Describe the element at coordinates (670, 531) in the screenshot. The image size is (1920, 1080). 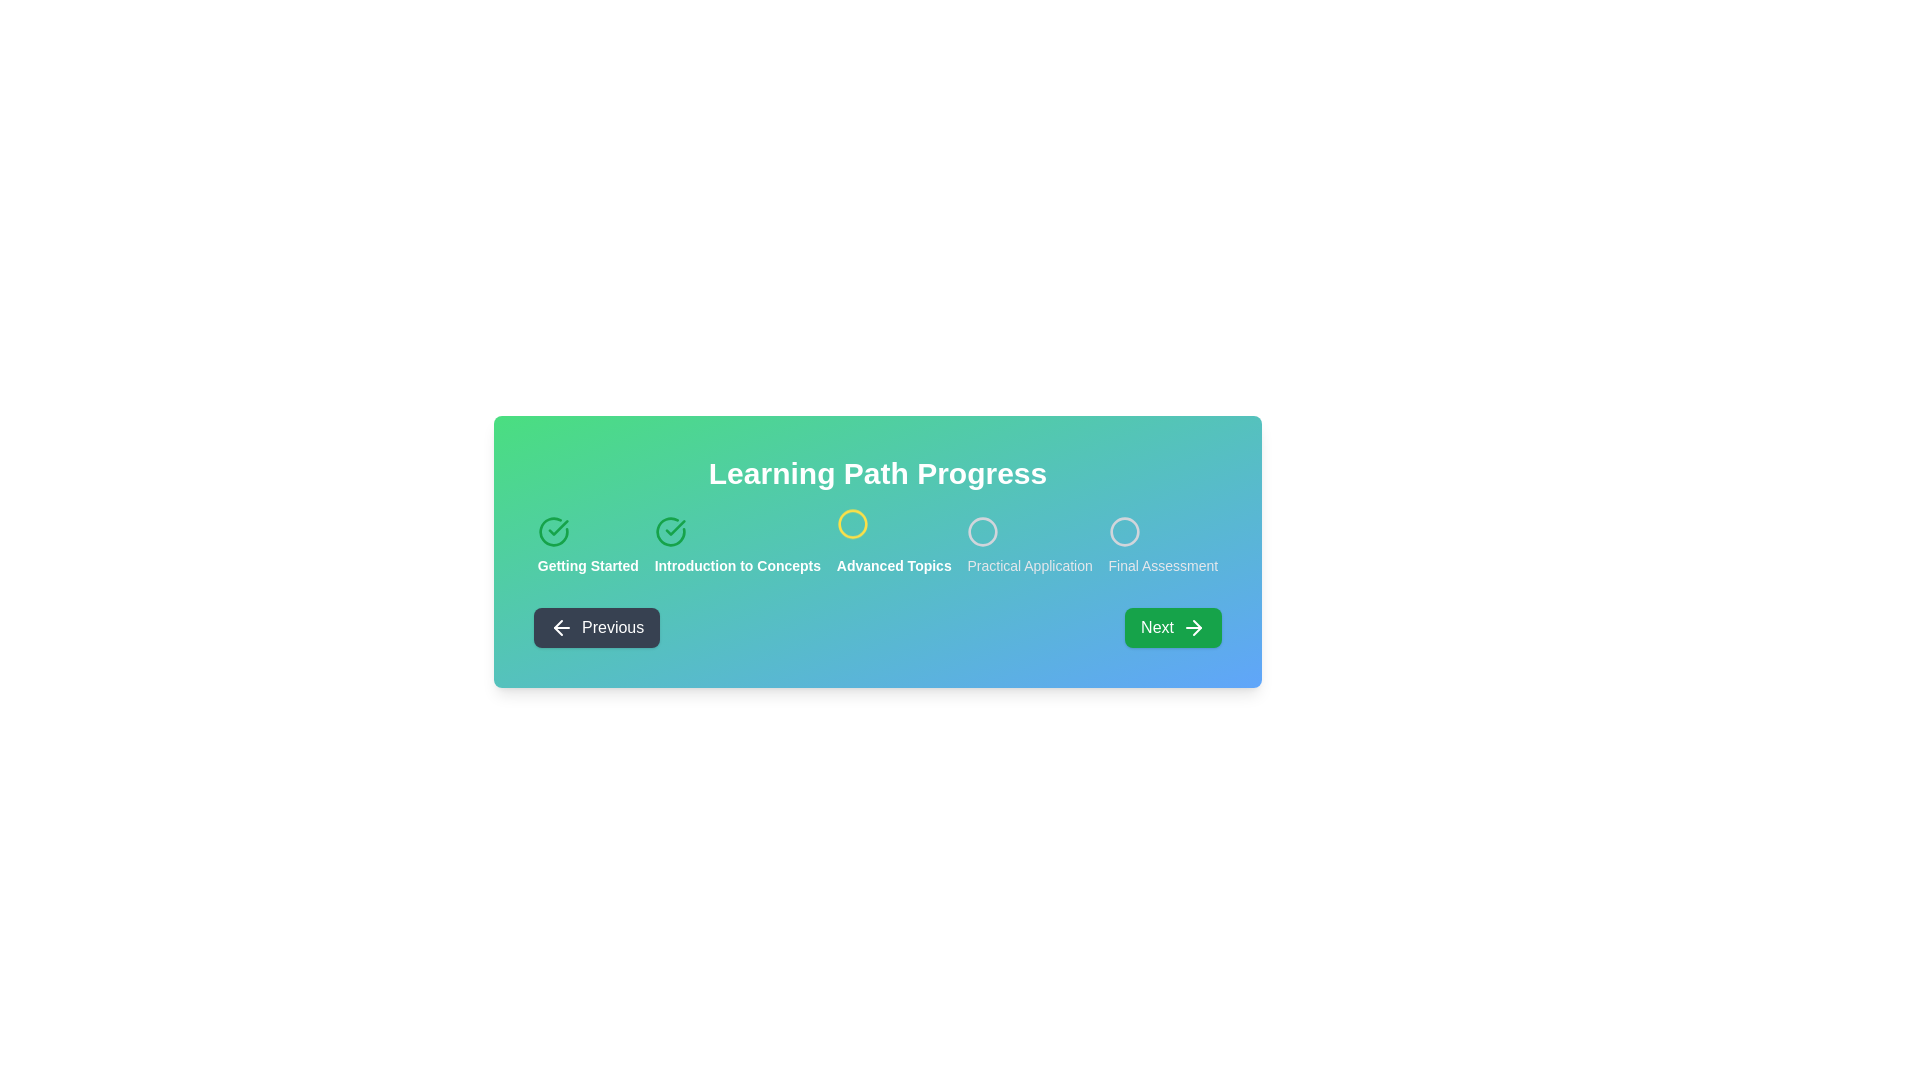
I see `the progress indicator icon that marks the 'Introduction to Concepts' stage as completed, located in the second position of the progress tracker` at that location.